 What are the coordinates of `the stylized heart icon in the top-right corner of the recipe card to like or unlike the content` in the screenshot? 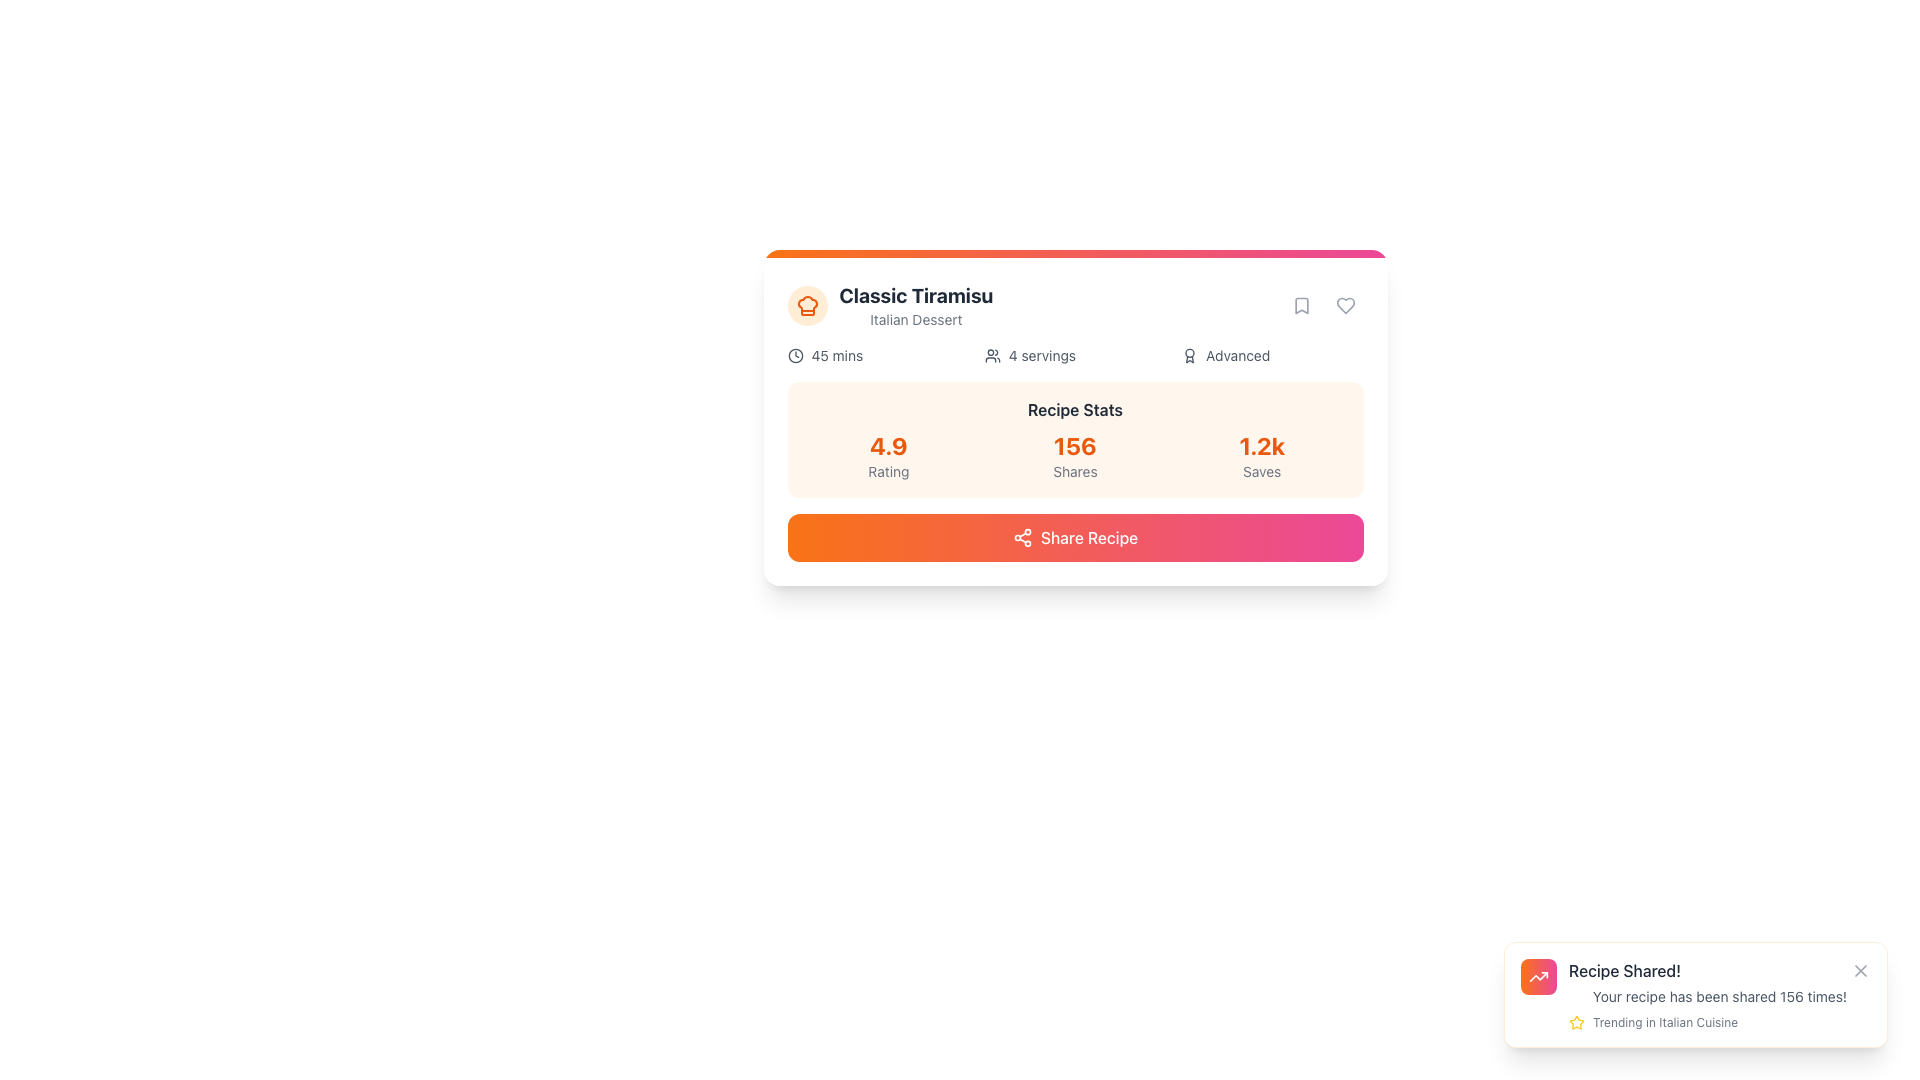 It's located at (1345, 305).